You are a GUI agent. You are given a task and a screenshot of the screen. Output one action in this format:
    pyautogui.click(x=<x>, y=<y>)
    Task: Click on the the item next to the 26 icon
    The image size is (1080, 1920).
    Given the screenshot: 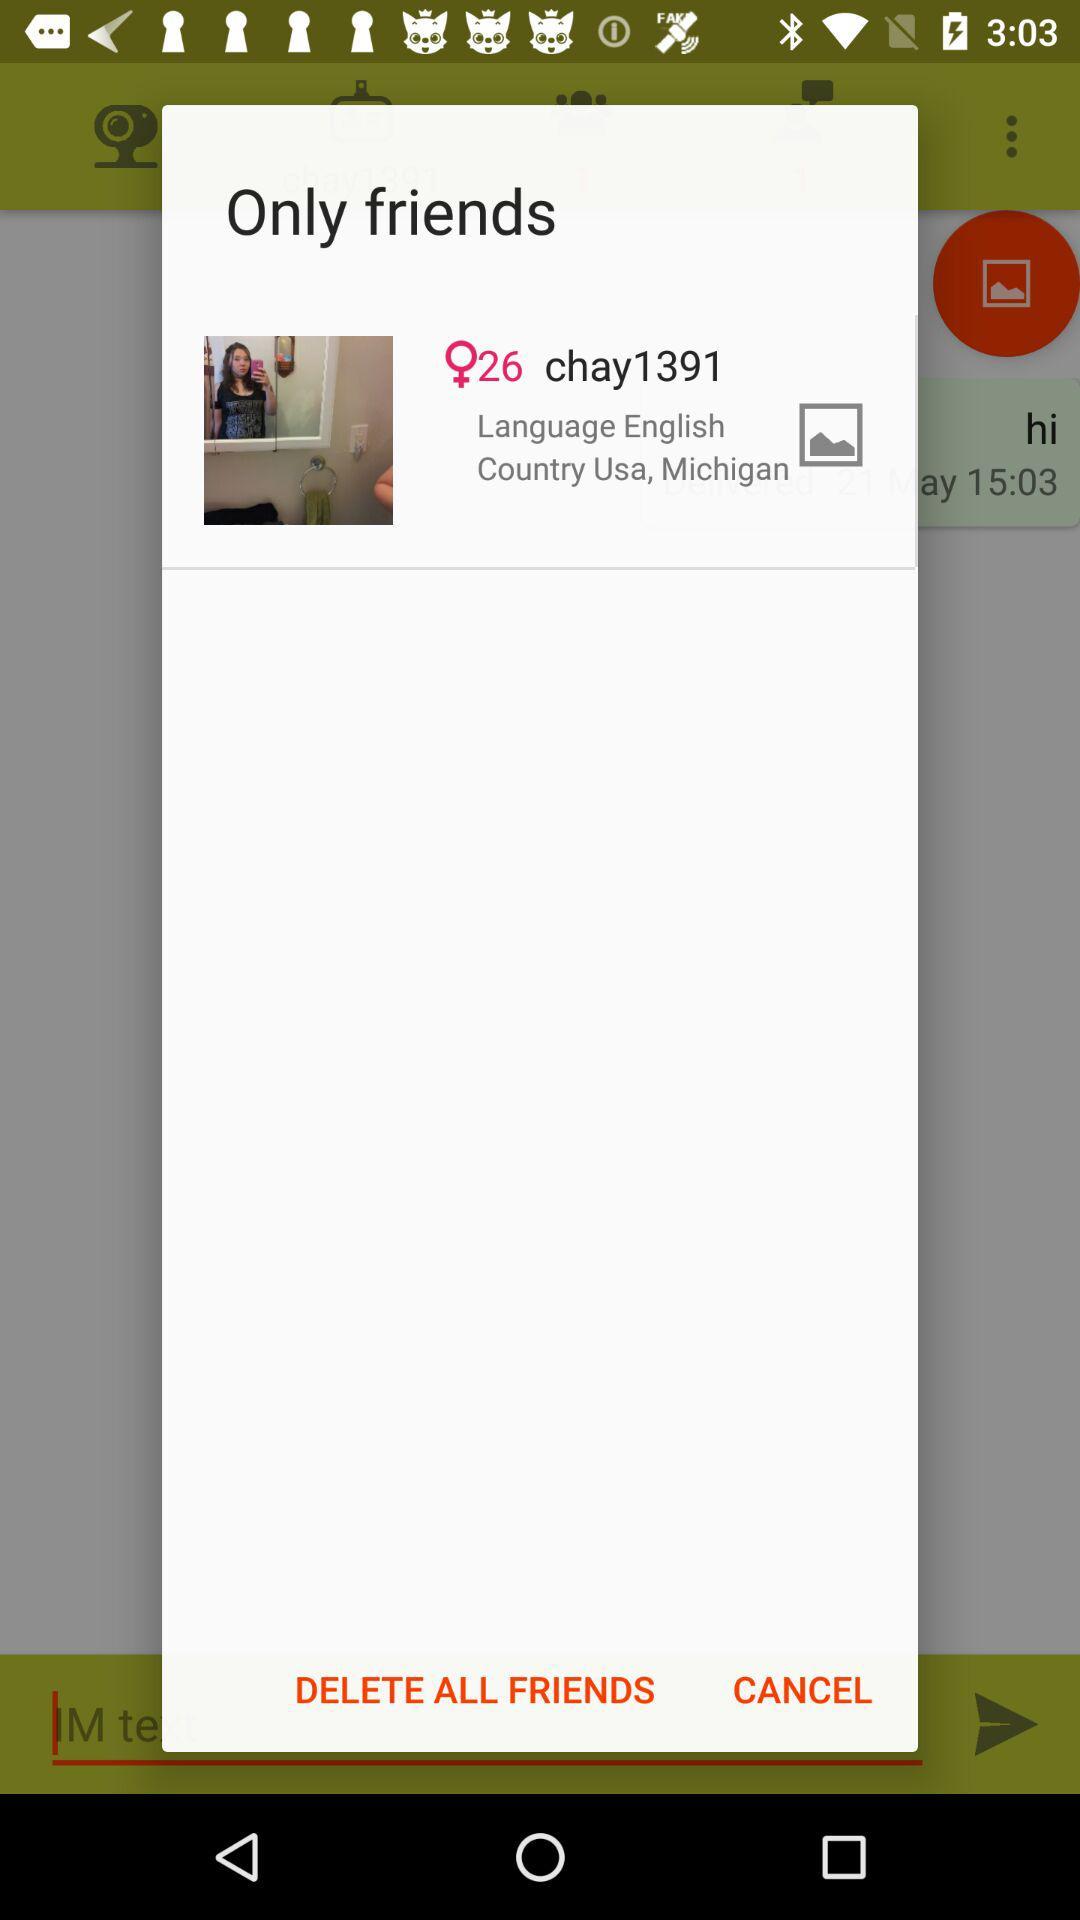 What is the action you would take?
    pyautogui.click(x=298, y=429)
    